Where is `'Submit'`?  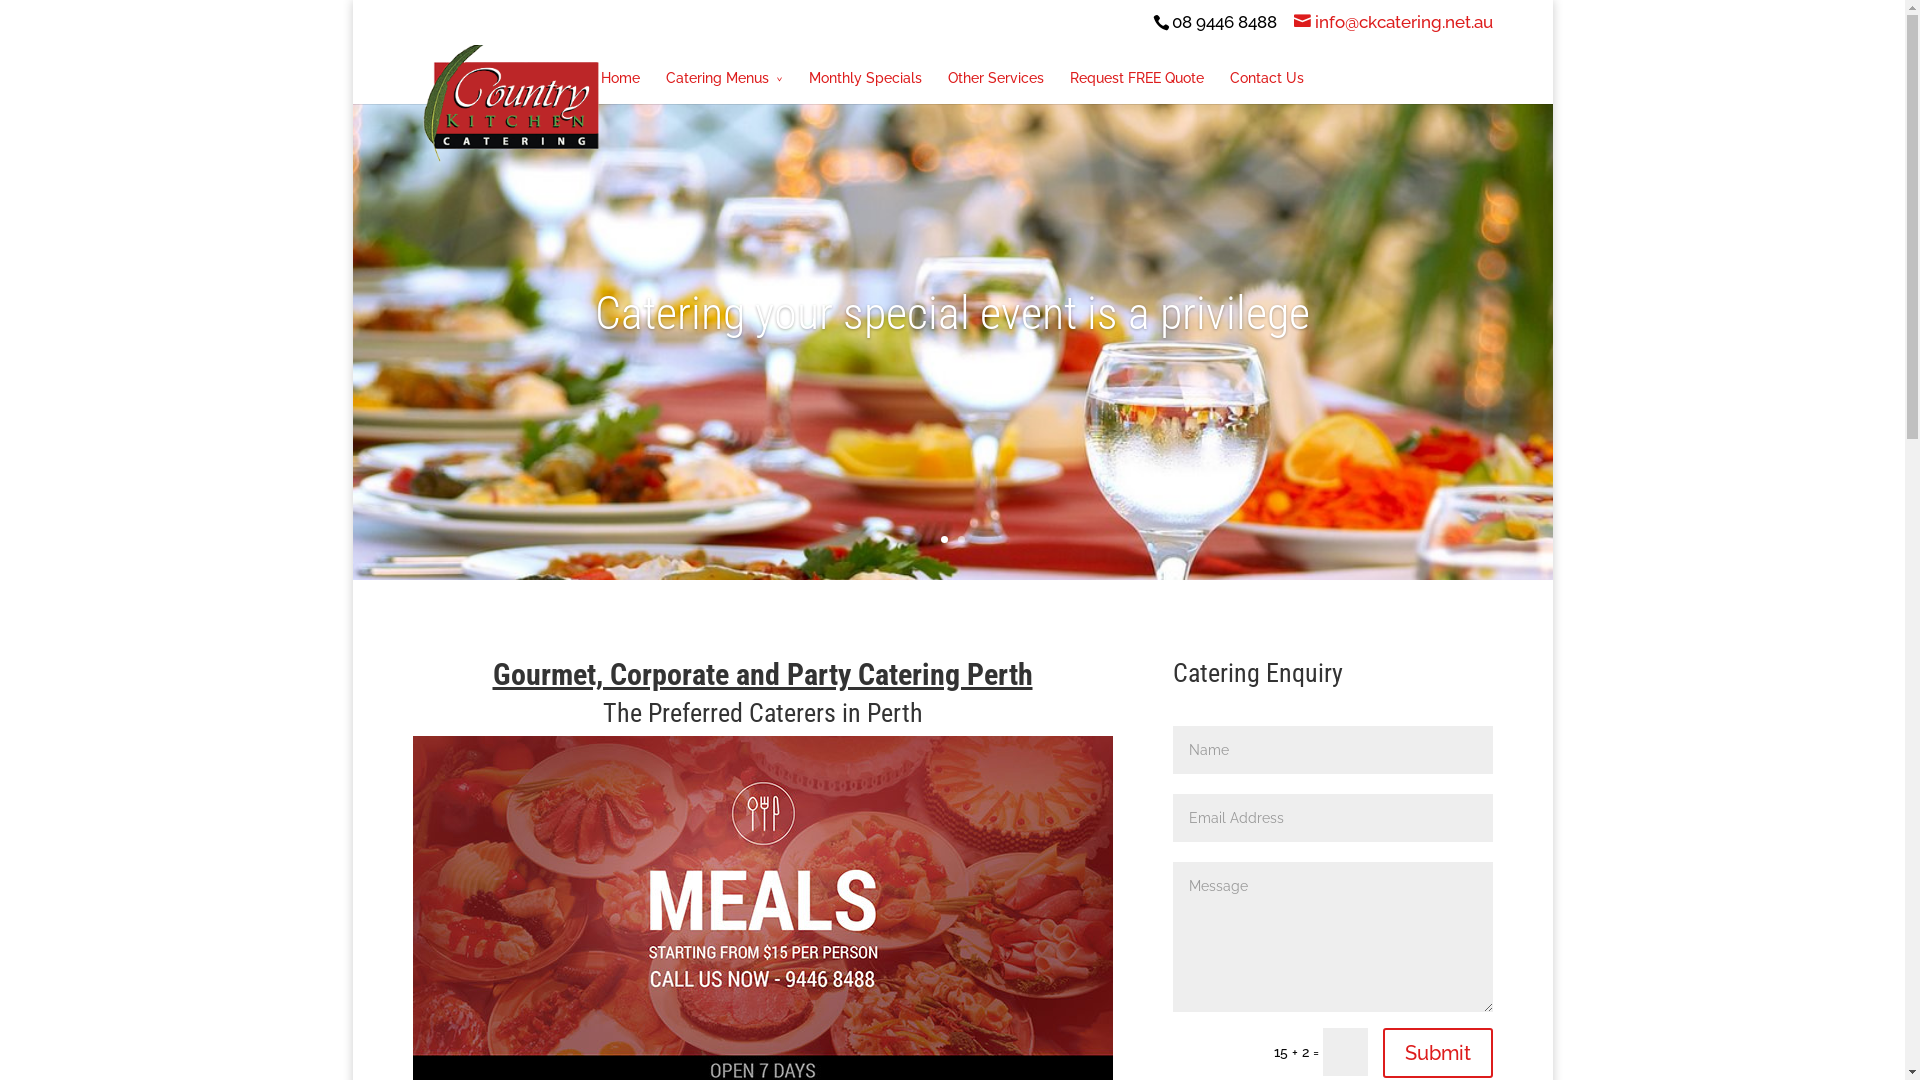 'Submit' is located at coordinates (1435, 1052).